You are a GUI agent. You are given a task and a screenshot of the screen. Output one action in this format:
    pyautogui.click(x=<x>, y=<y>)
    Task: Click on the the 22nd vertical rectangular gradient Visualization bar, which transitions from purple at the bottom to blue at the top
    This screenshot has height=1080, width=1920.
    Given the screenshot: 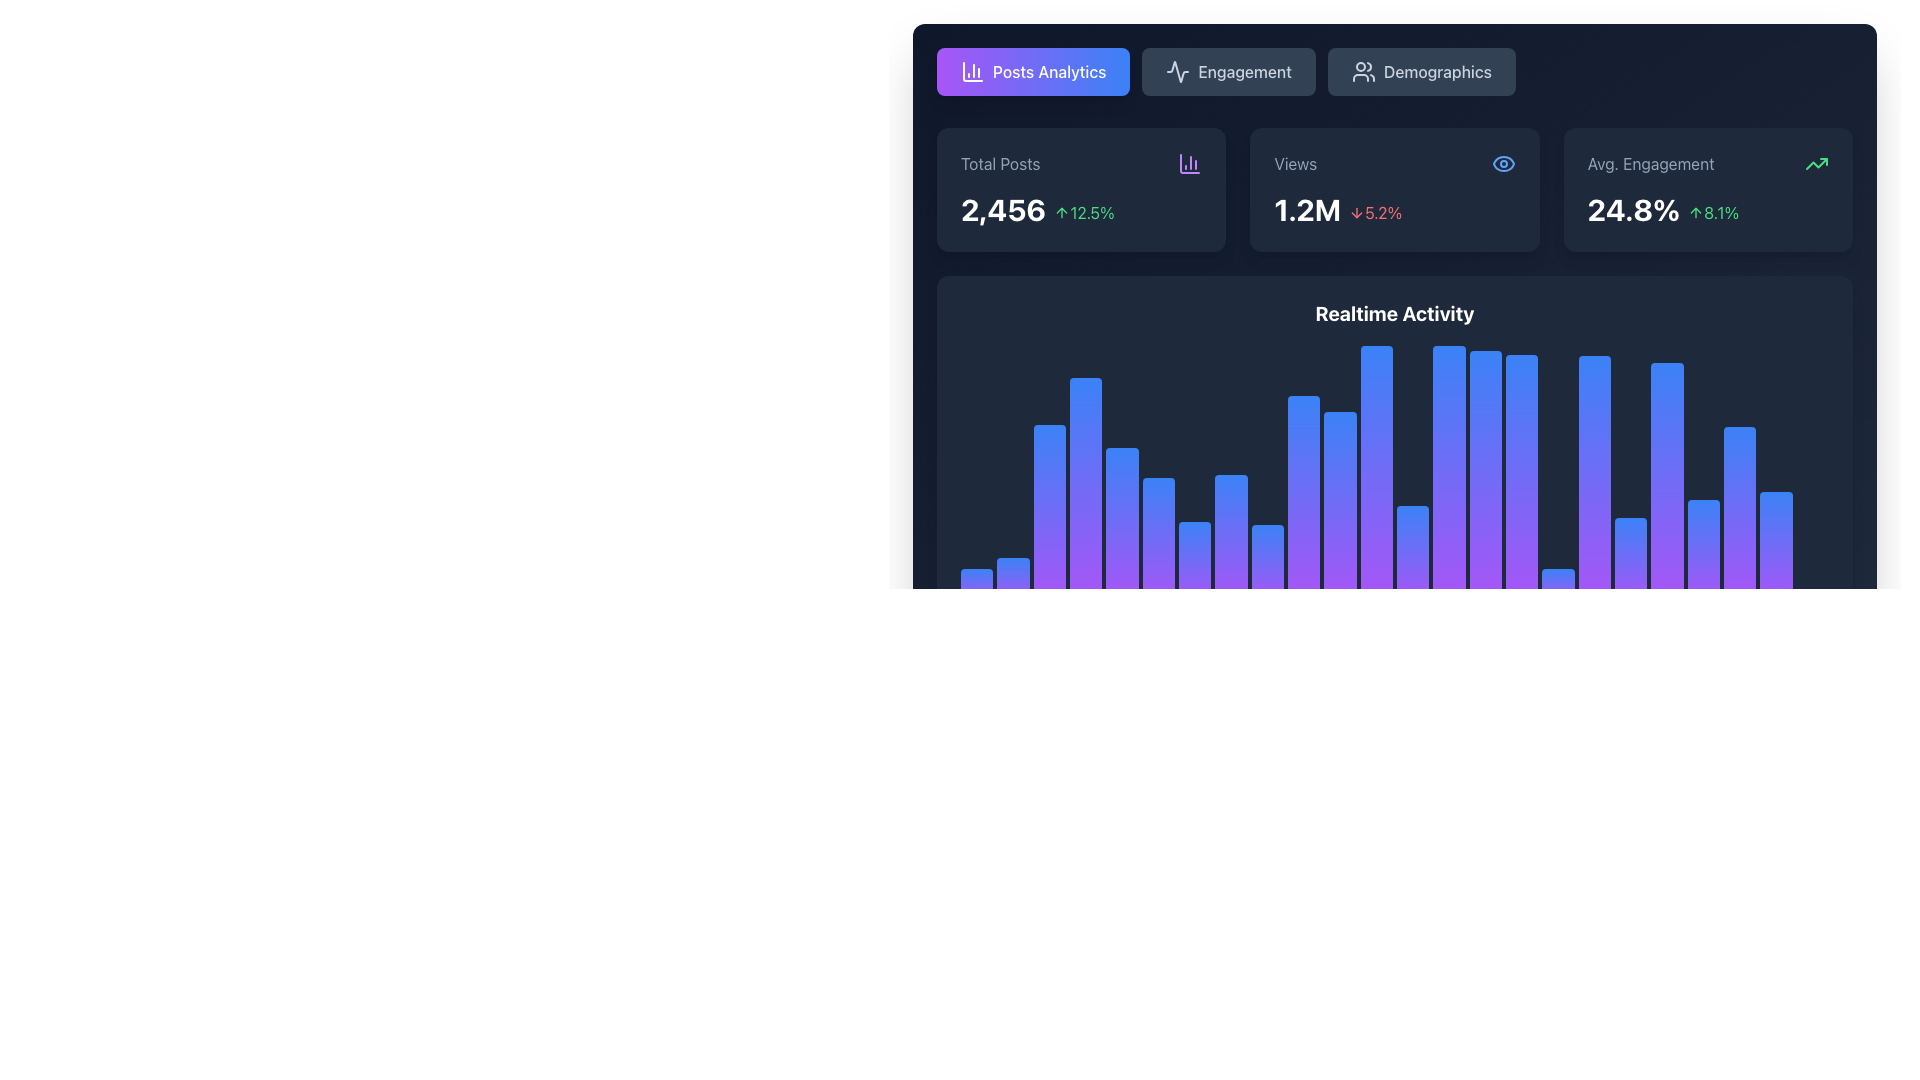 What is the action you would take?
    pyautogui.click(x=1702, y=472)
    